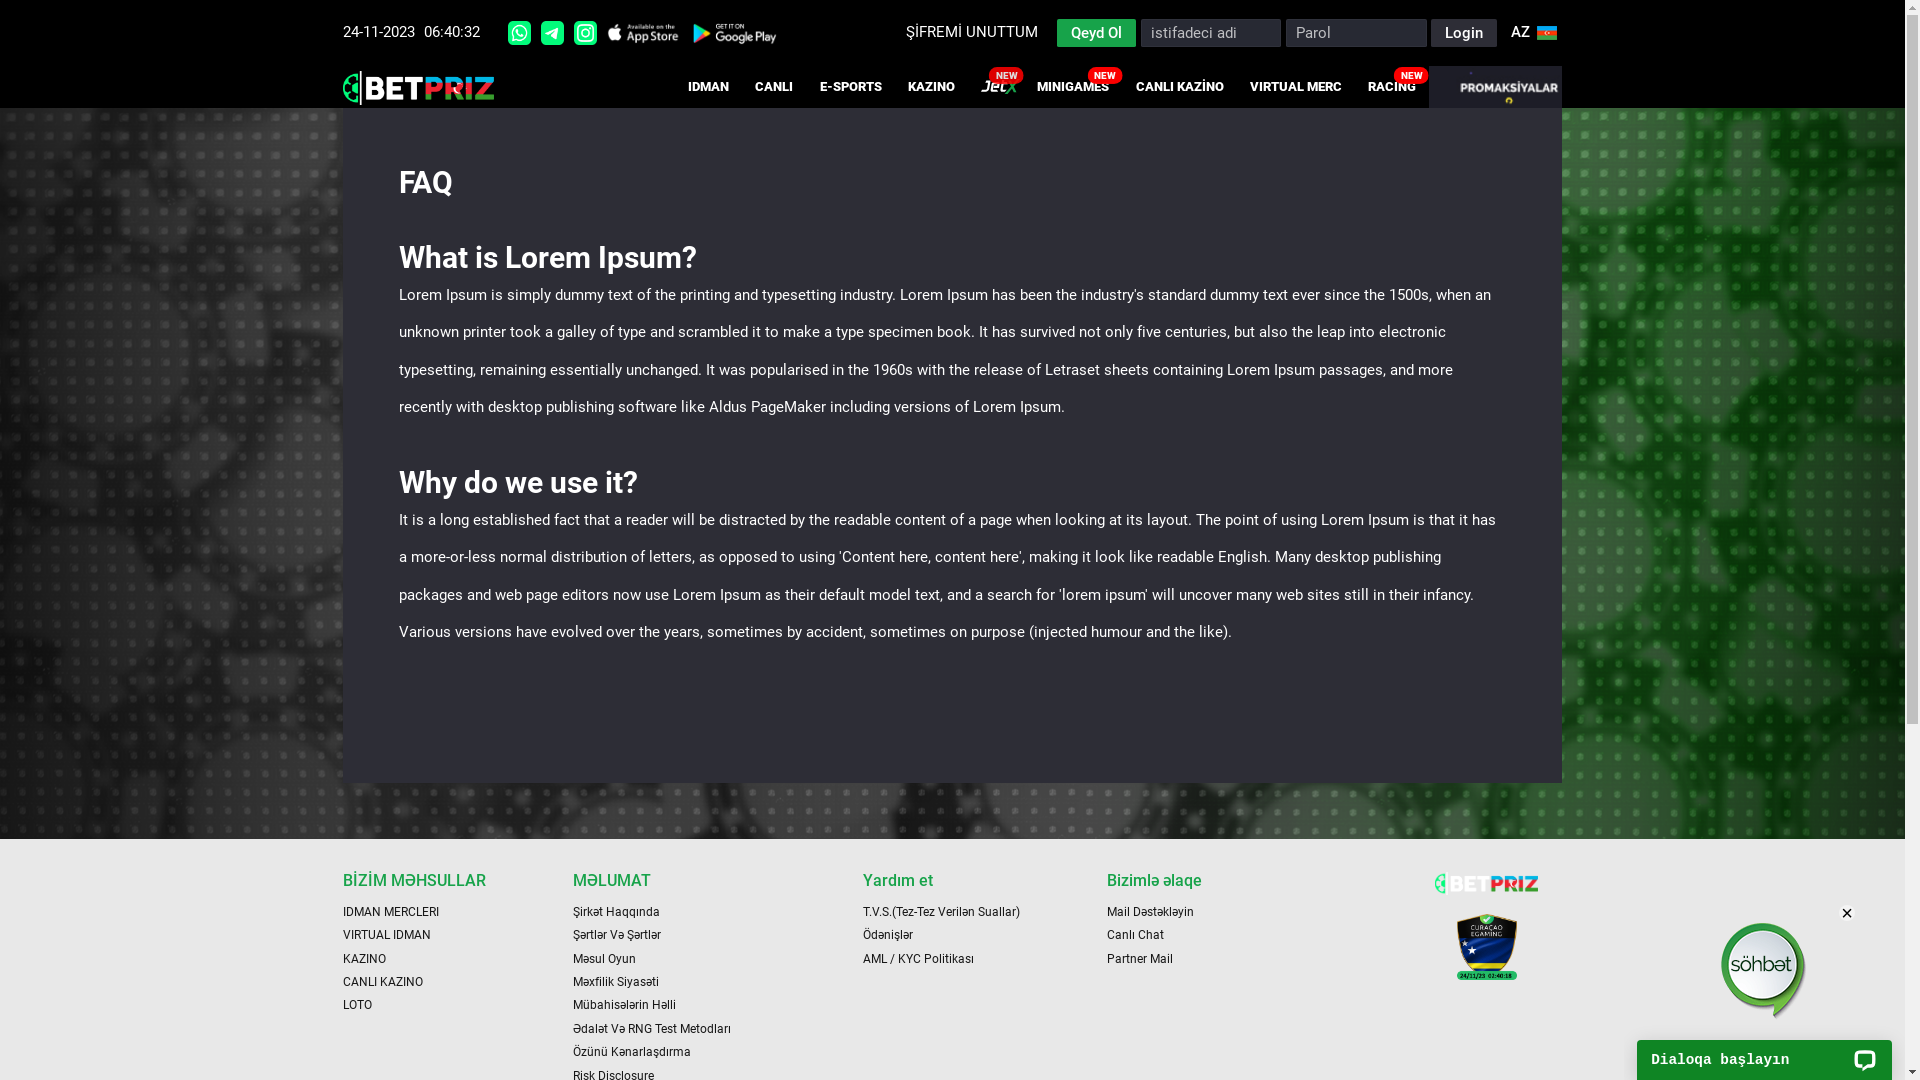 This screenshot has height=1080, width=1920. What do you see at coordinates (1429, 33) in the screenshot?
I see `'Login'` at bounding box center [1429, 33].